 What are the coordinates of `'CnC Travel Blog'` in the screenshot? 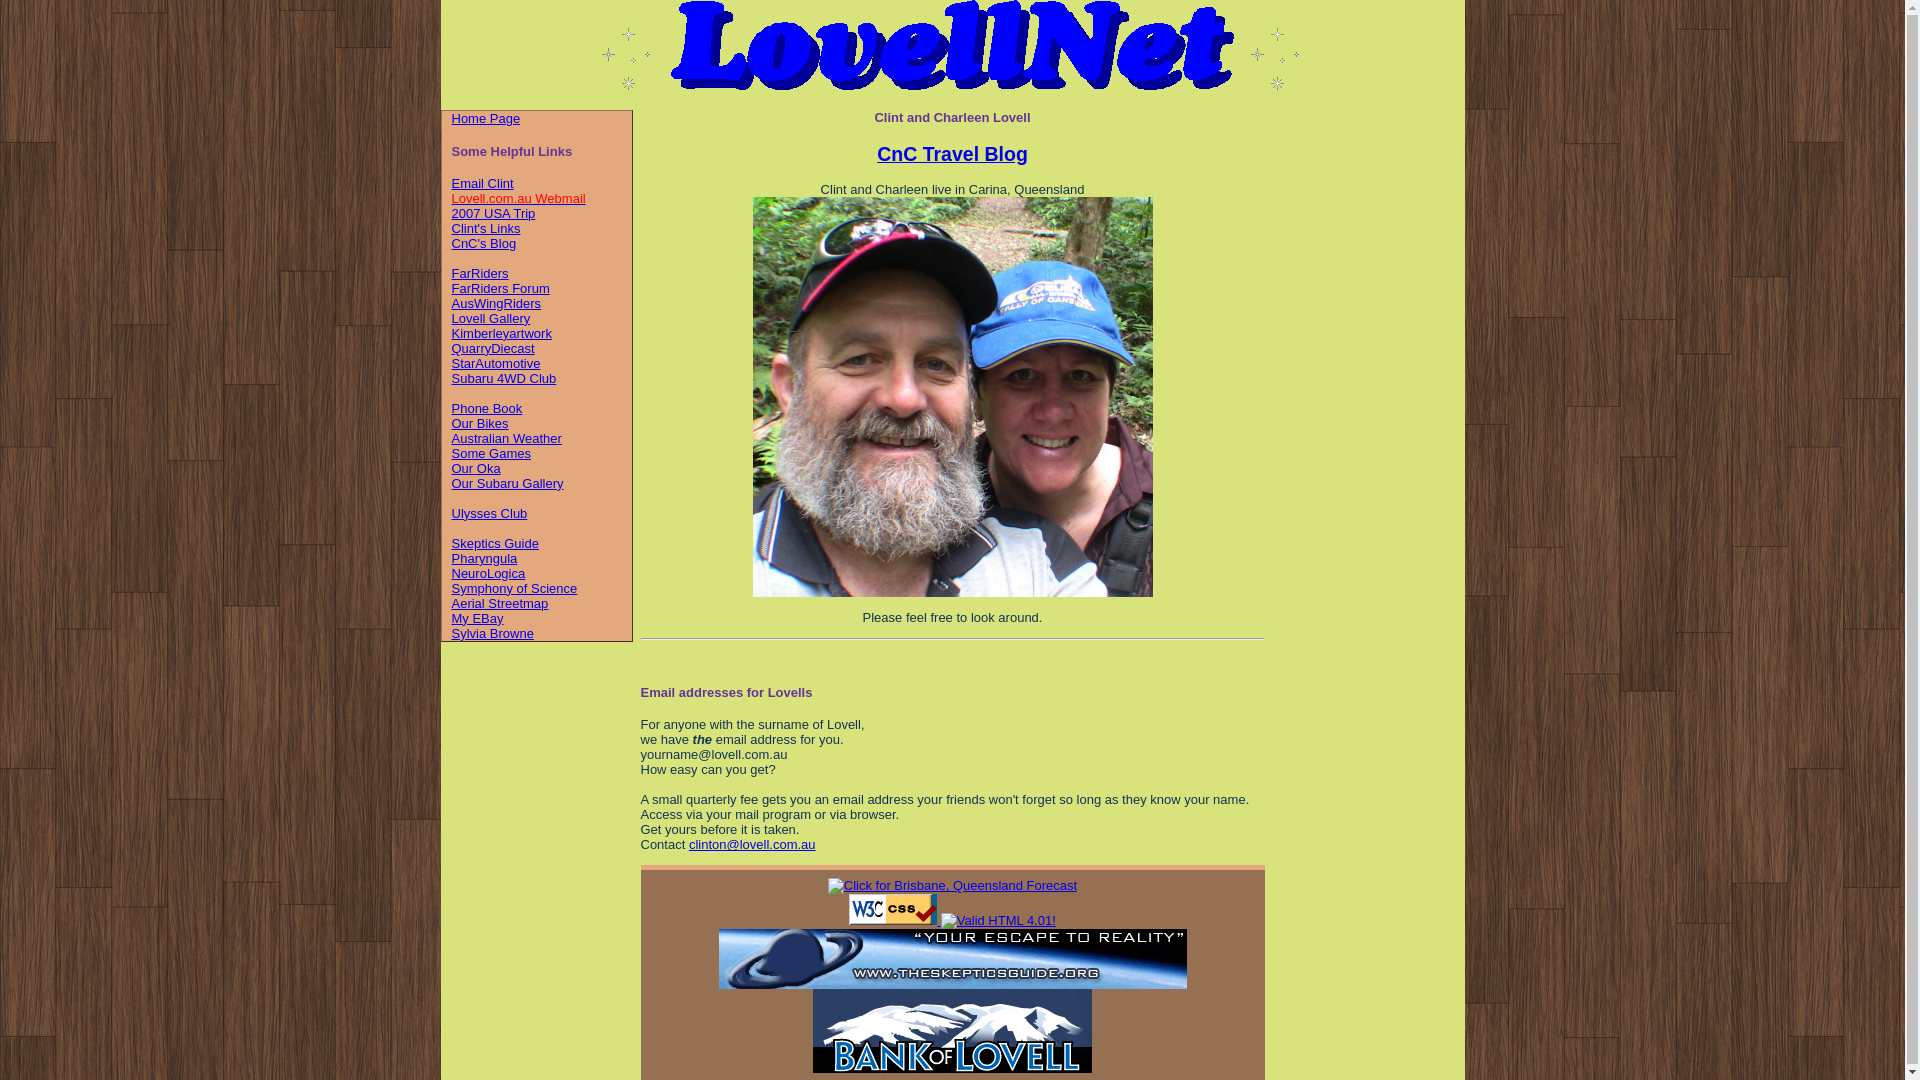 It's located at (877, 153).